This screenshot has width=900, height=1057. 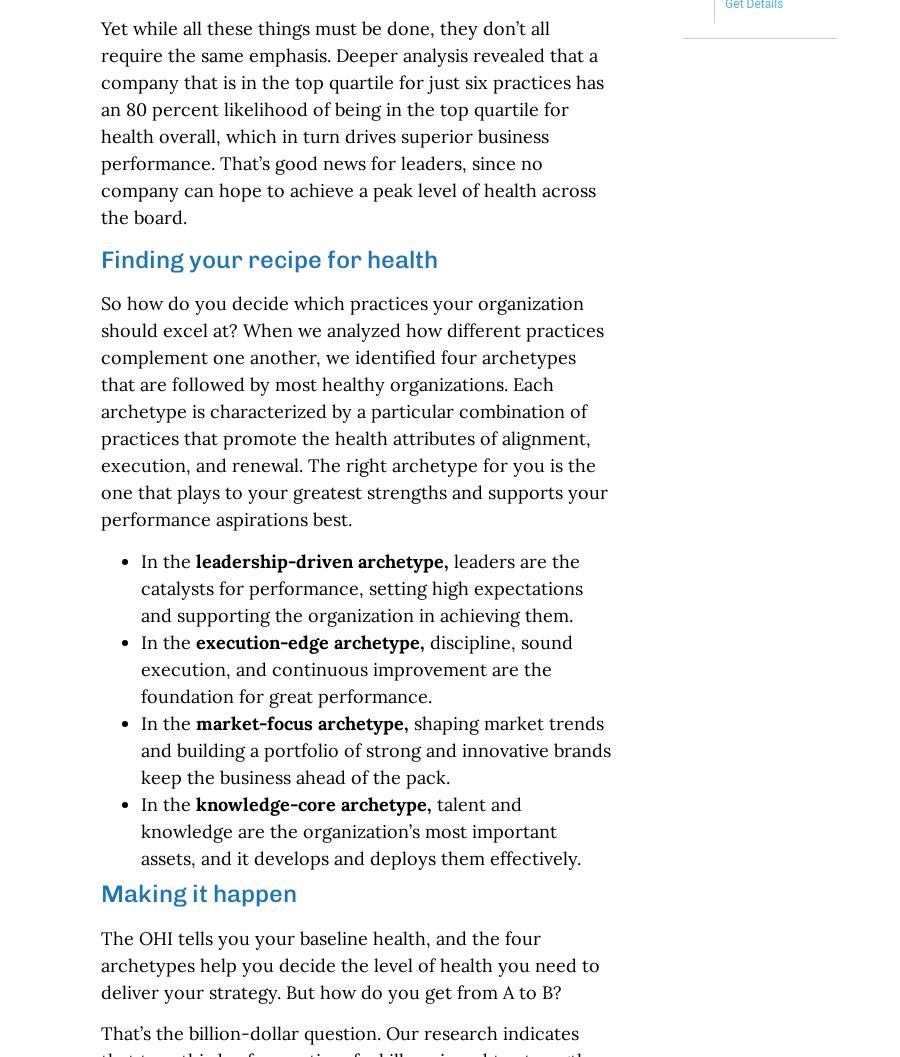 What do you see at coordinates (98, 891) in the screenshot?
I see `'Making it happen'` at bounding box center [98, 891].